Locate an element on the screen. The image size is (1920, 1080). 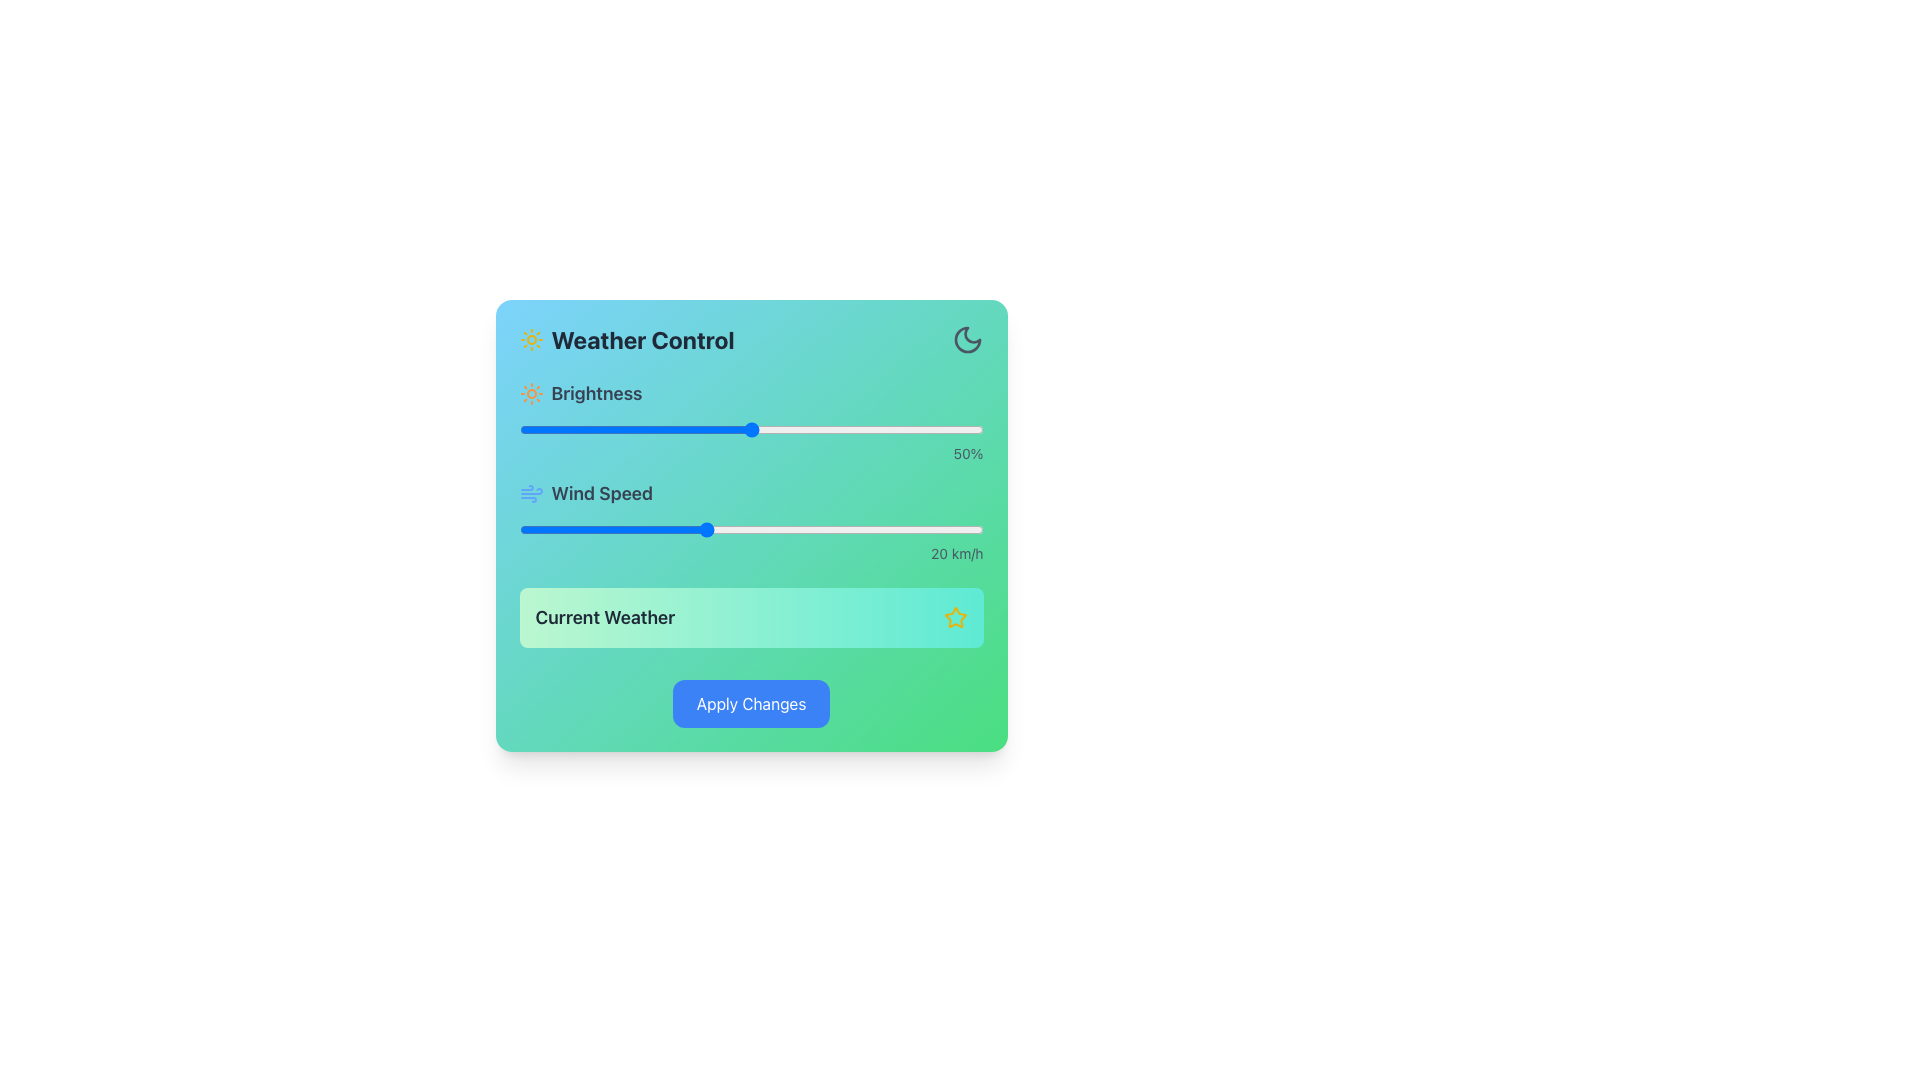
the blue button with rounded corners labeled 'Apply Changes' located at the bottom center of the modal to apply changes is located at coordinates (750, 703).